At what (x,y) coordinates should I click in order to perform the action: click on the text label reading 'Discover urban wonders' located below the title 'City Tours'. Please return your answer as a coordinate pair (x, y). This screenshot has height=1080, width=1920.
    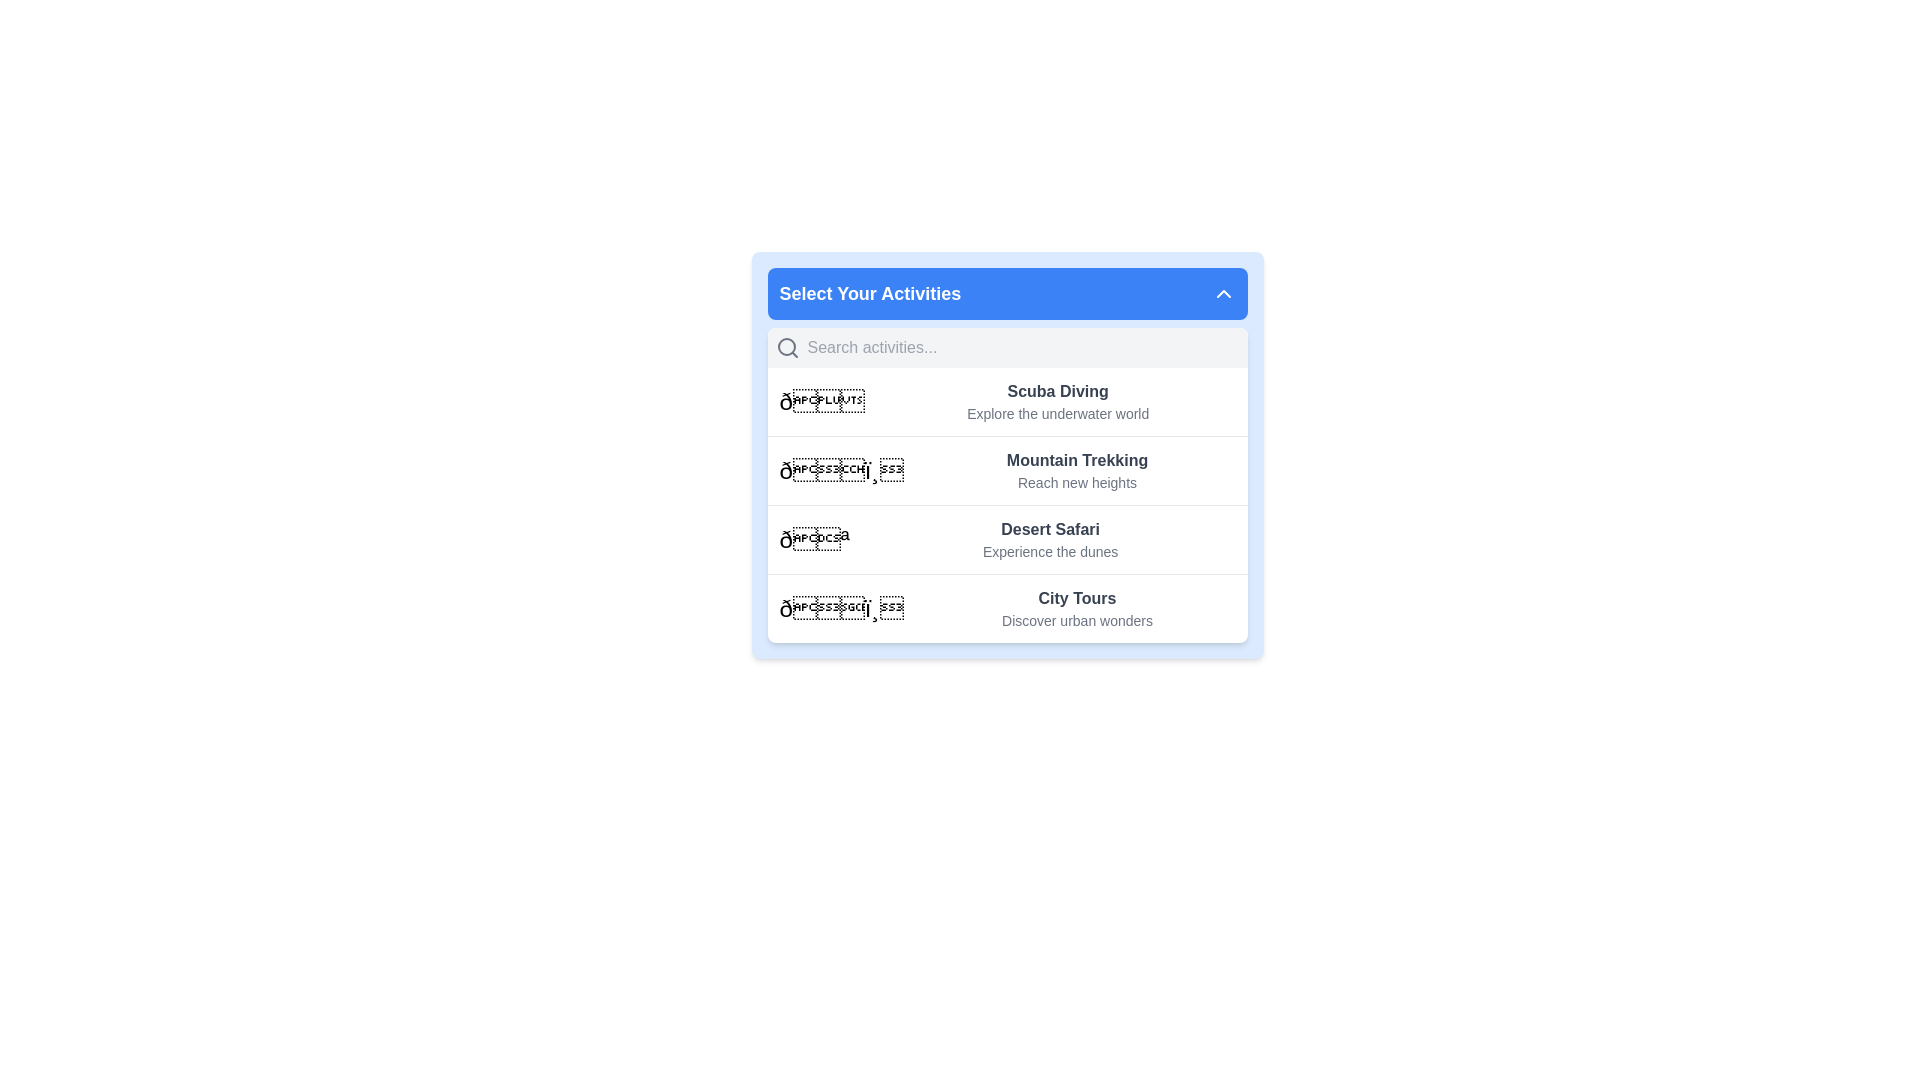
    Looking at the image, I should click on (1076, 620).